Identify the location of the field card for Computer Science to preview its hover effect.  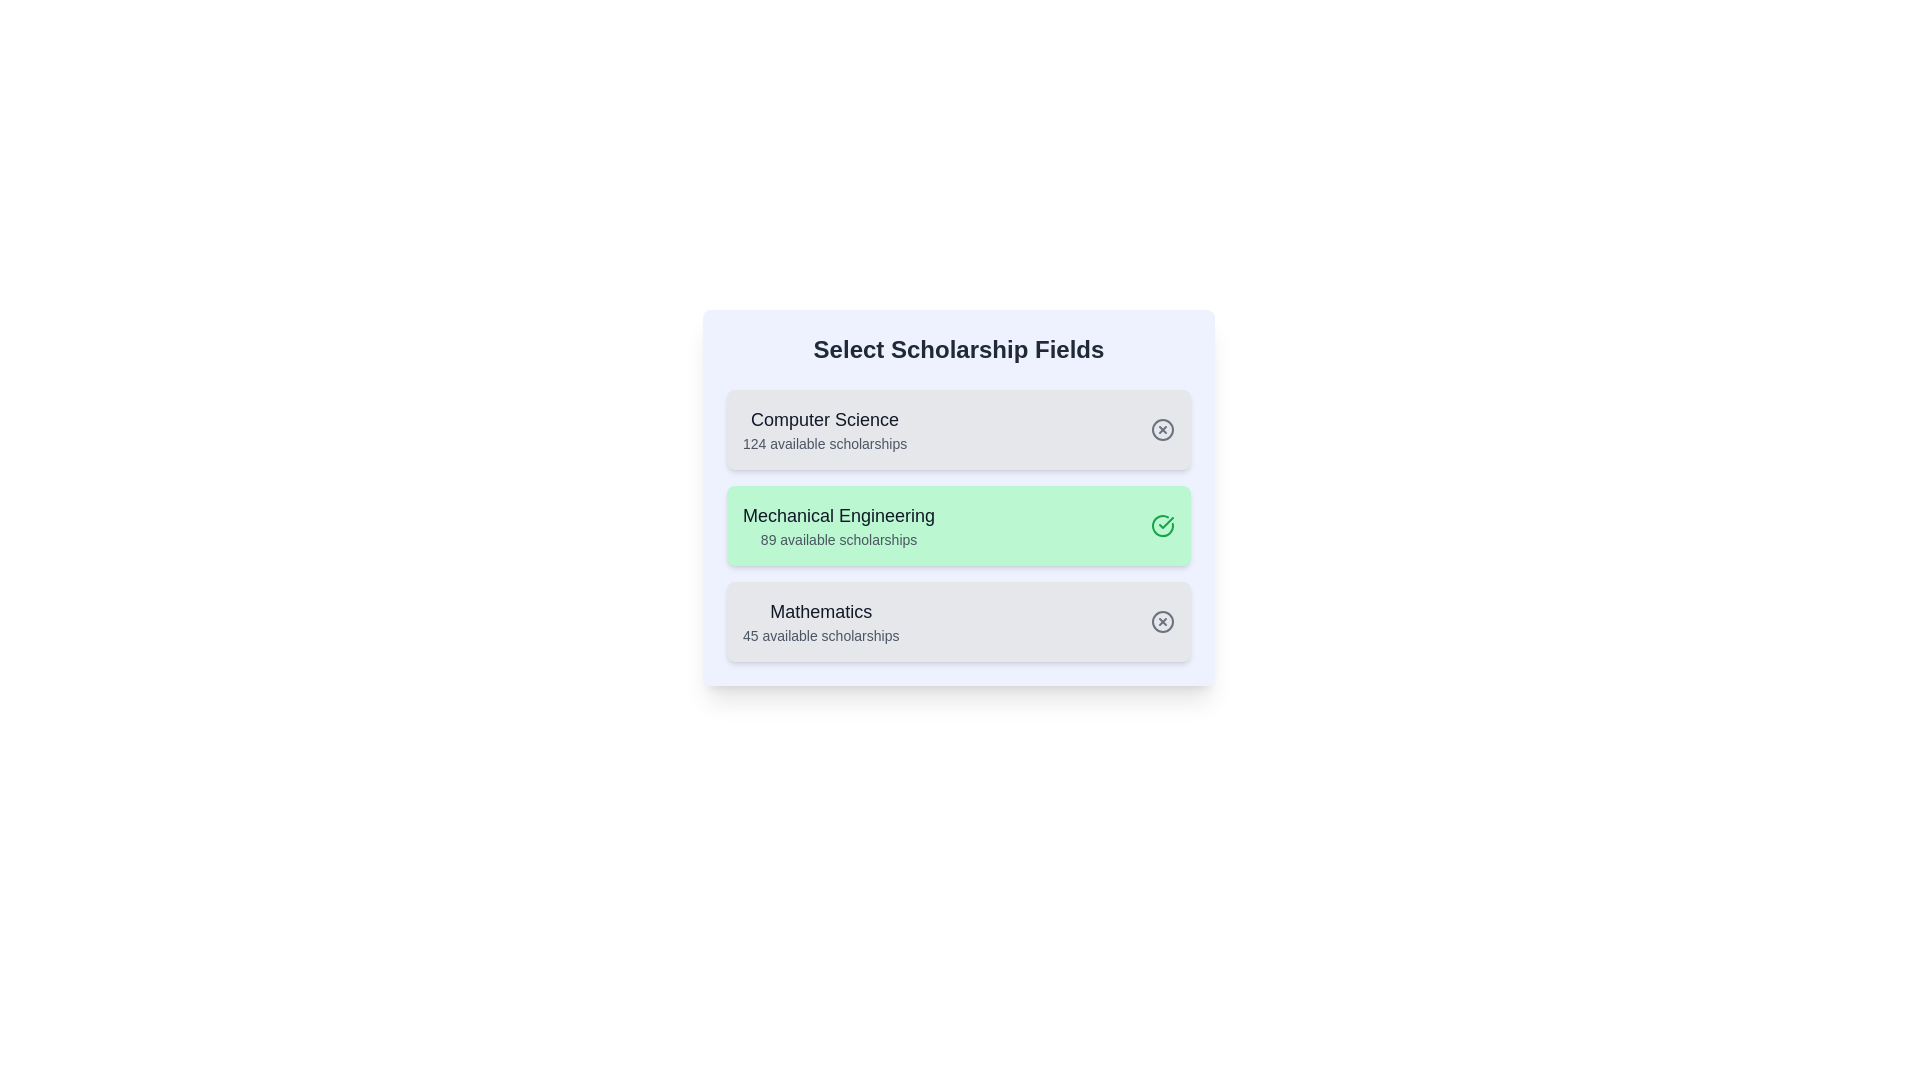
(958, 428).